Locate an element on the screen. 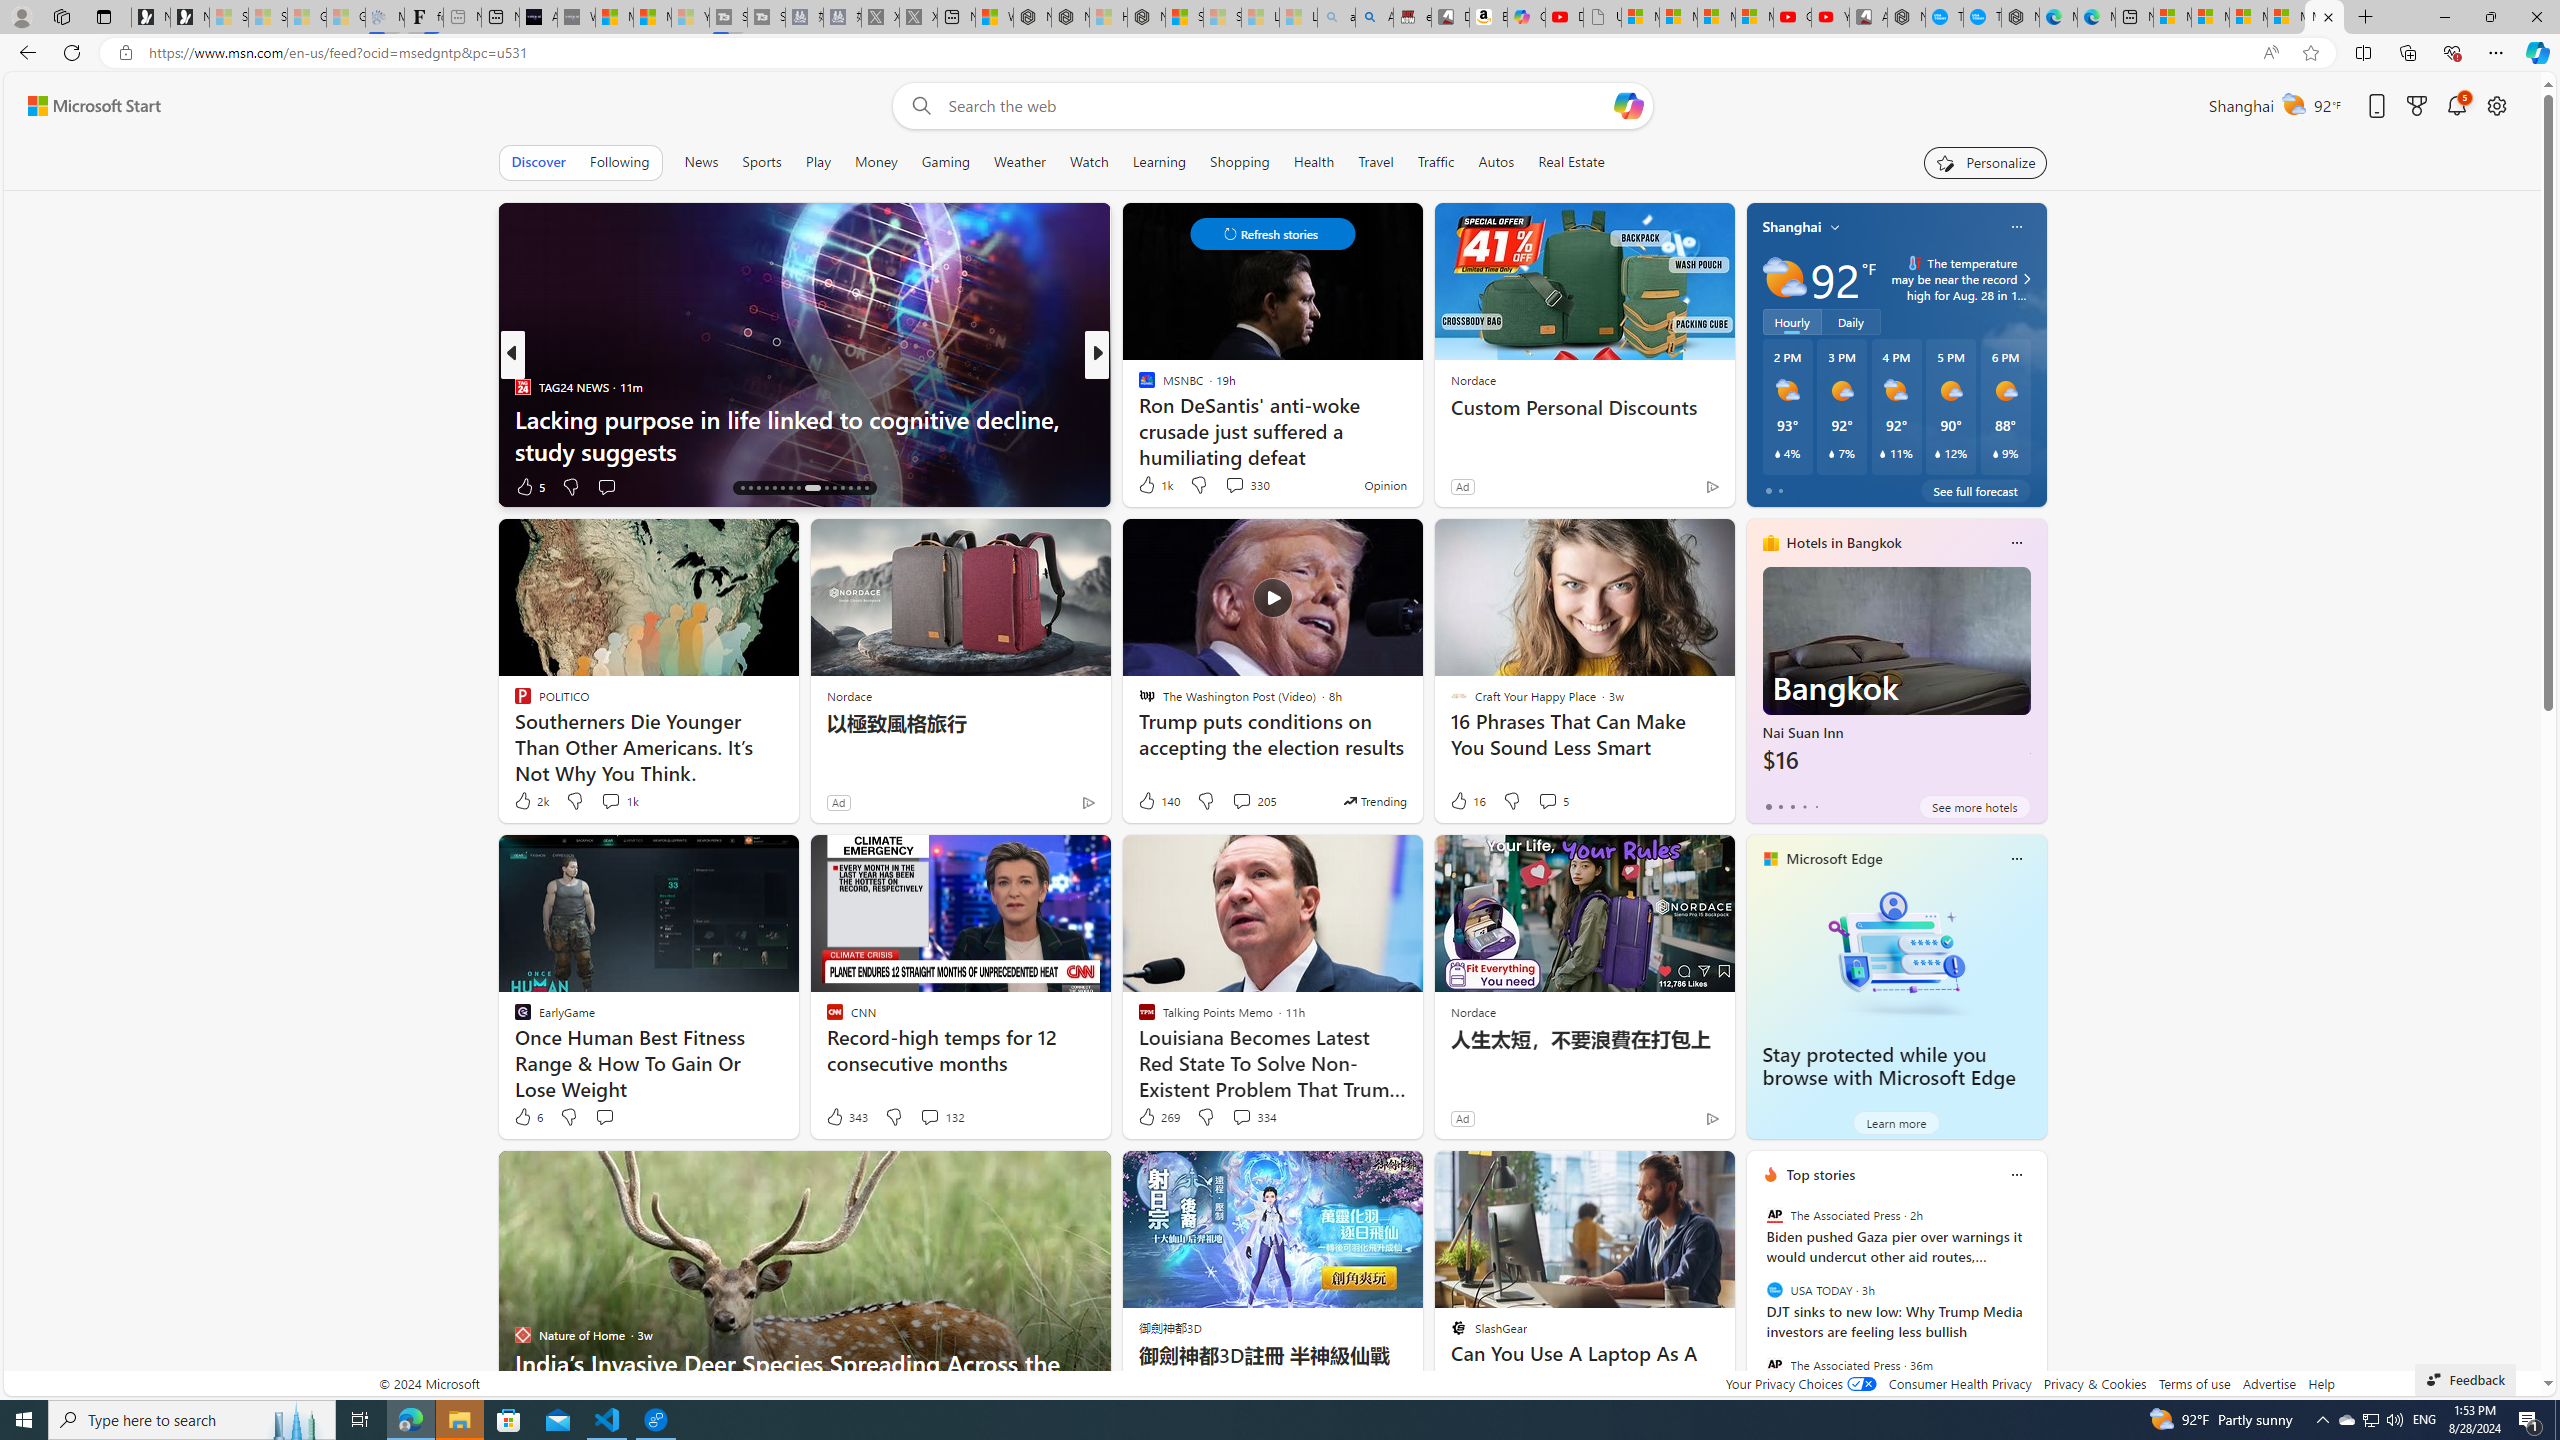  'tab-4' is located at coordinates (1815, 807).